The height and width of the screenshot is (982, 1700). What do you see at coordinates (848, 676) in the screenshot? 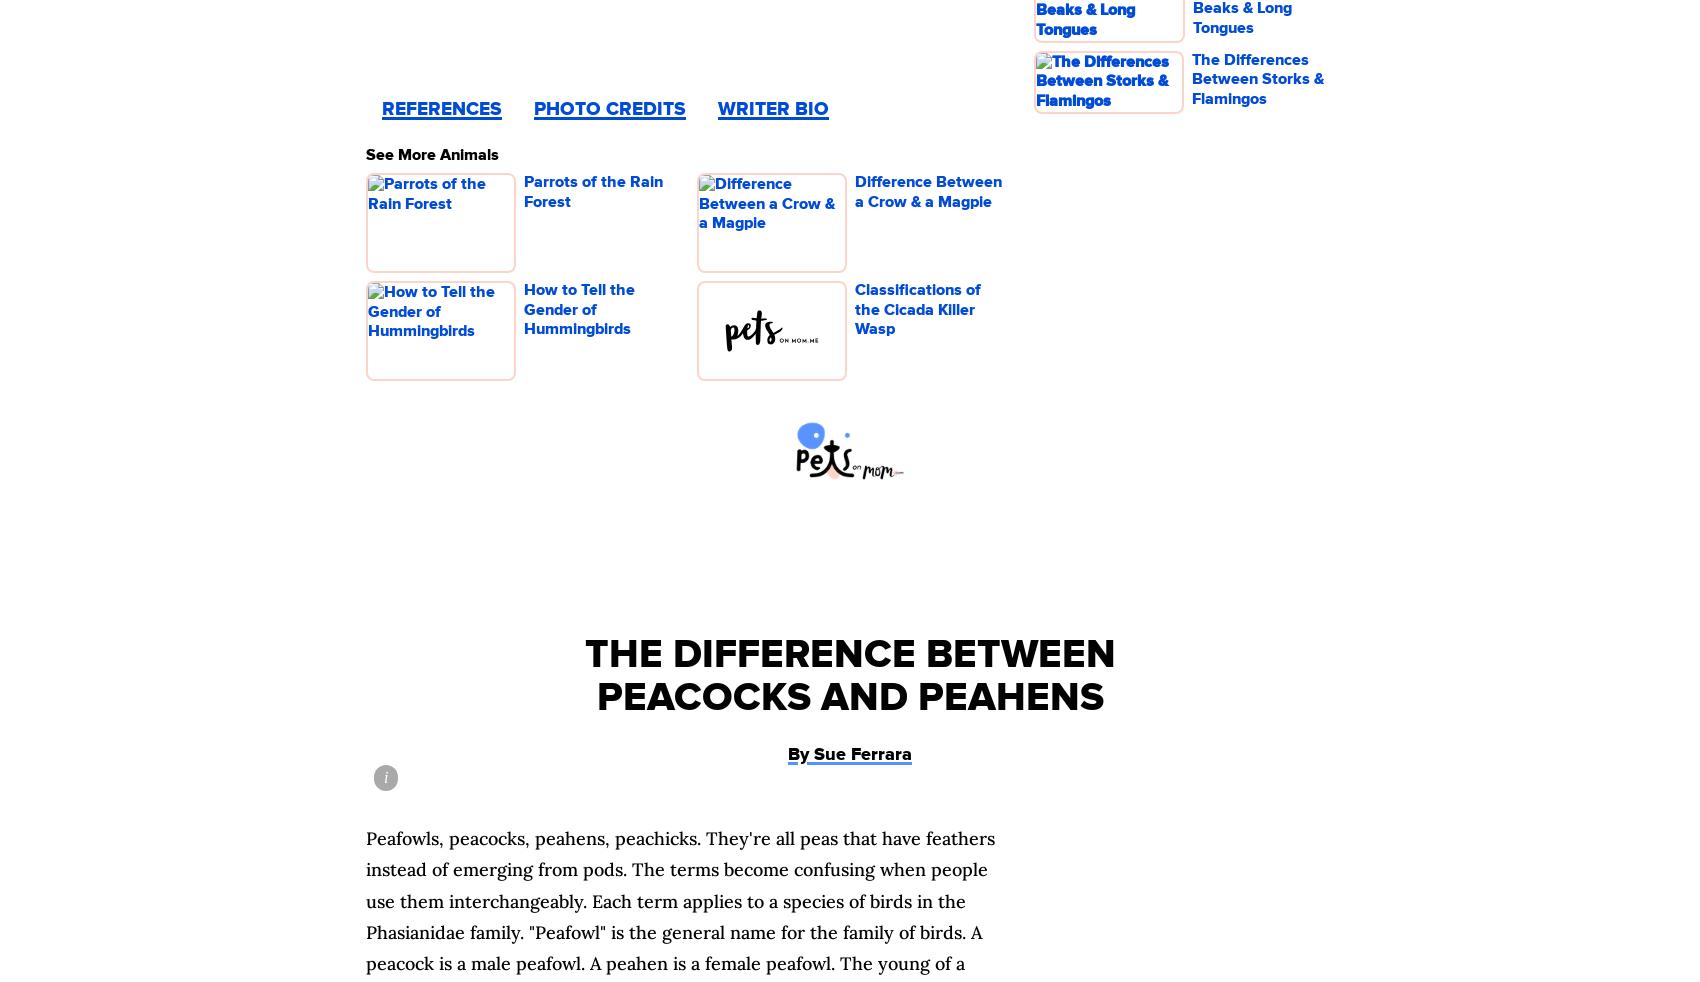
I see `'The Difference Between Peacocks and Peahens'` at bounding box center [848, 676].